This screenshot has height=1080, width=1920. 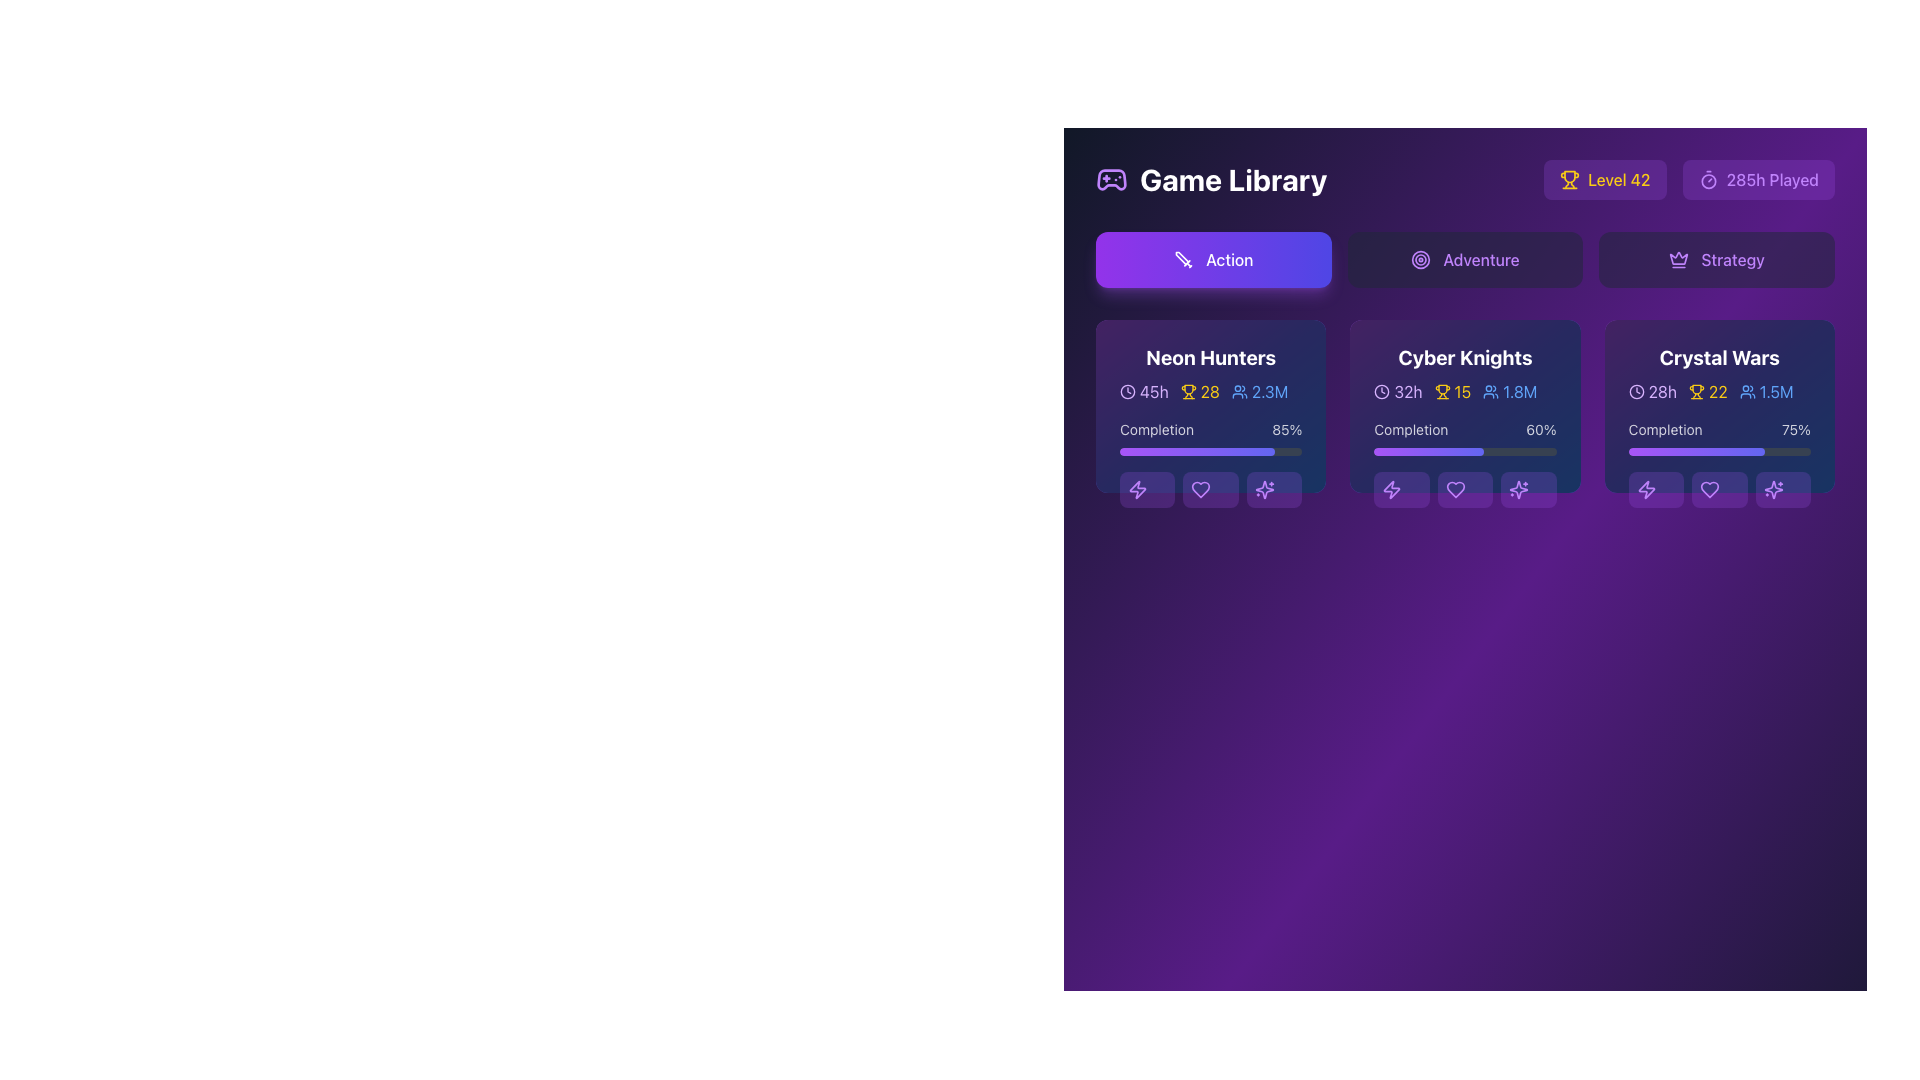 I want to click on the static label displaying a blue icon of a group of people followed by the text '1.5M' in the bottom-right information line of the 'Crystal Wars' card in the Game Library interface, so click(x=1766, y=392).